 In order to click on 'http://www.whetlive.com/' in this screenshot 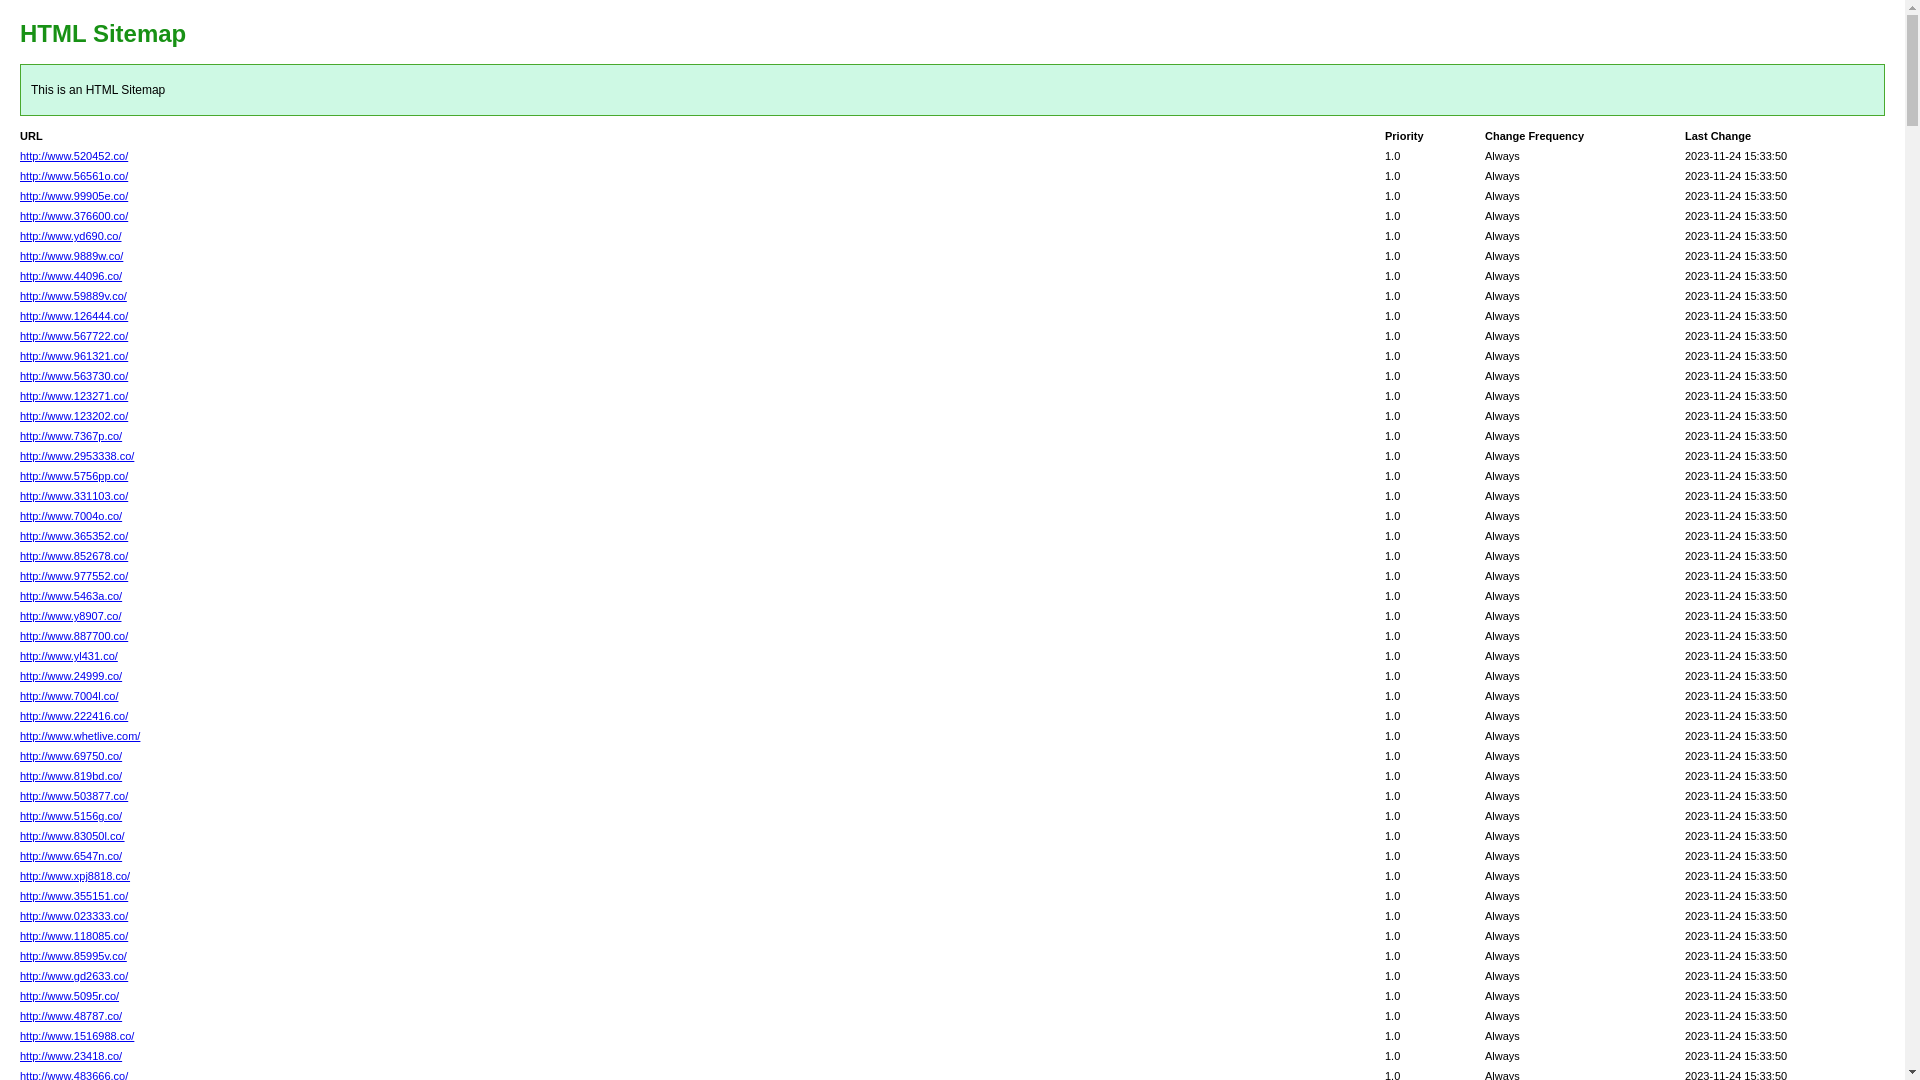, I will do `click(80, 736)`.